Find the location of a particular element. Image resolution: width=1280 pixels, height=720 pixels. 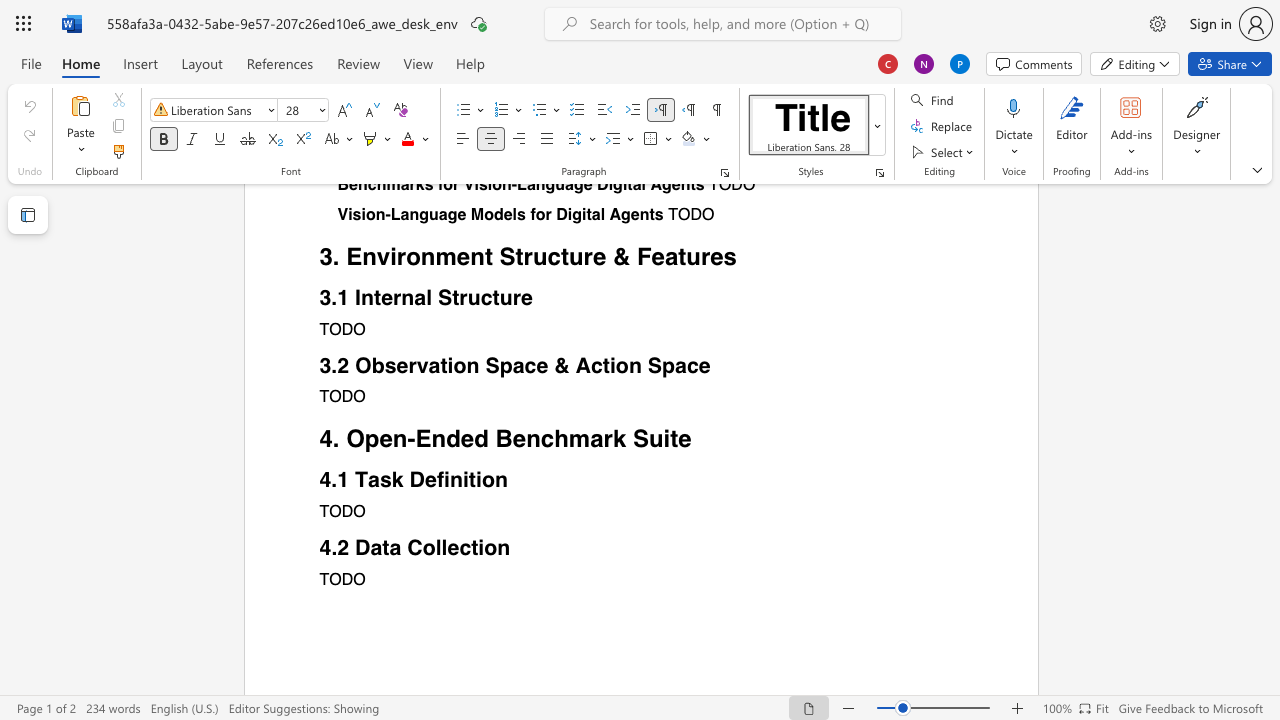

the subset text "Da" within the text "Data Collection" is located at coordinates (355, 547).